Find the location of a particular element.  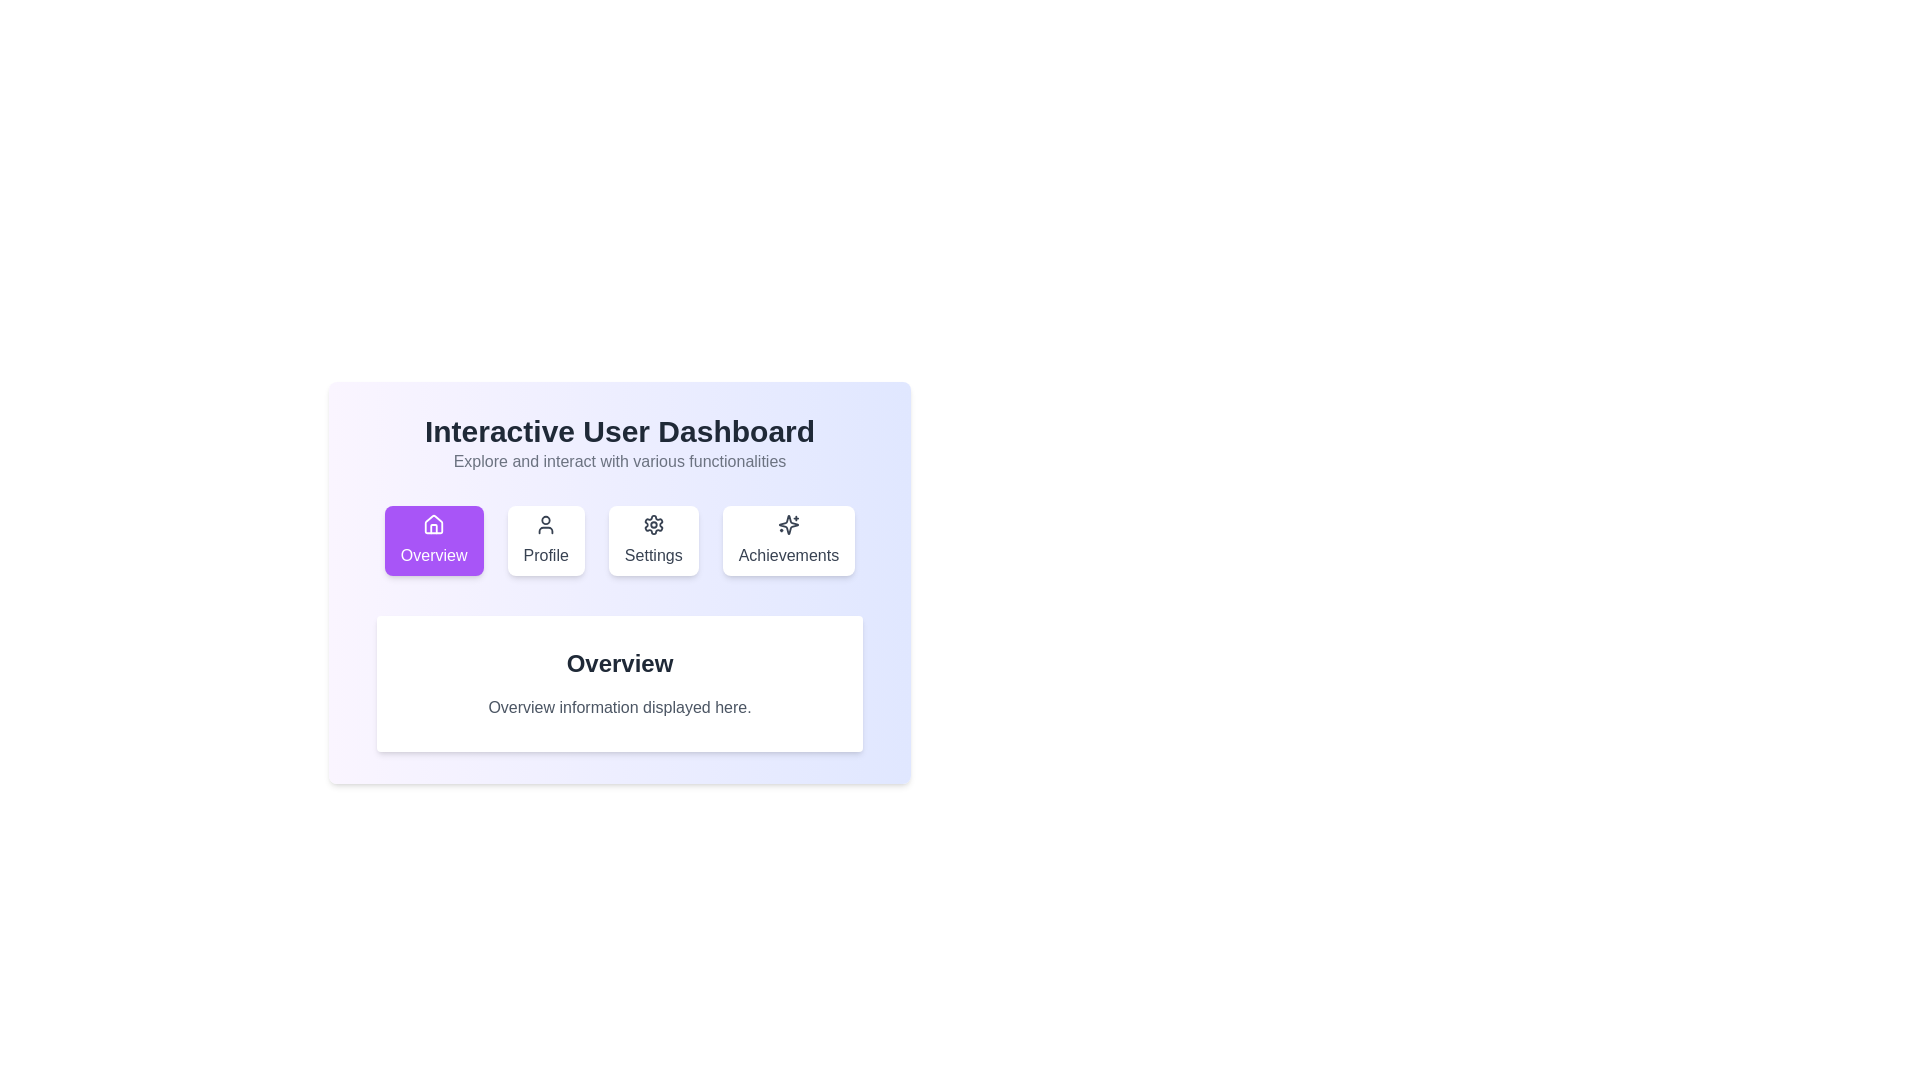

the non-interactive descriptive section that displays an overview message, located beneath the 'Overview', 'Profile', 'Settings', and 'Achievements' buttons is located at coordinates (618, 682).